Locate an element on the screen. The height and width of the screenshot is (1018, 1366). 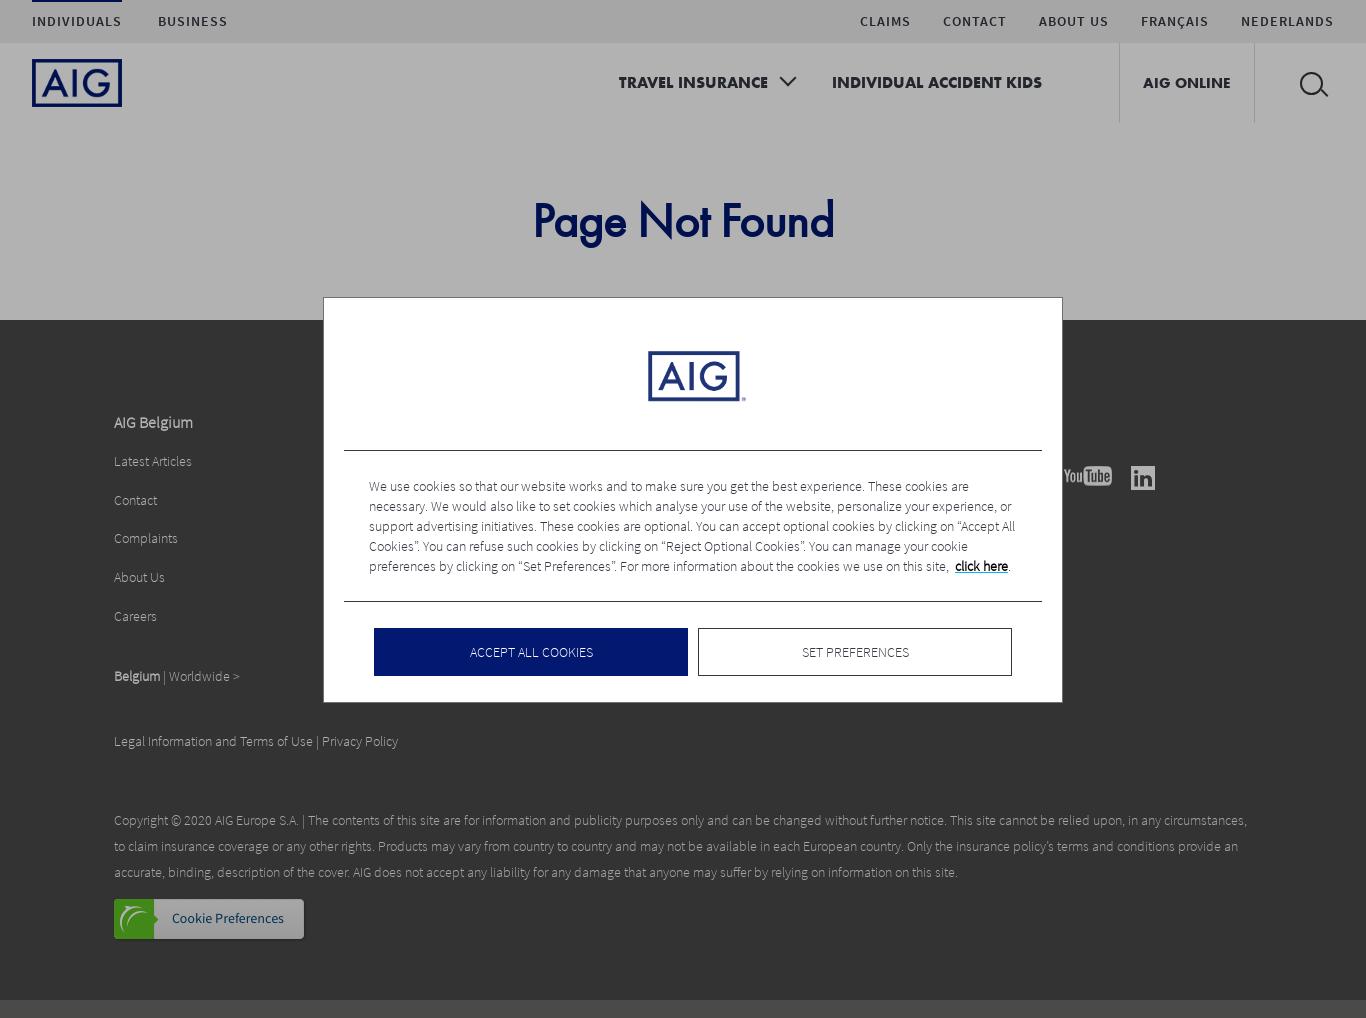
'MiFid Policy (BE)' is located at coordinates (729, 499).